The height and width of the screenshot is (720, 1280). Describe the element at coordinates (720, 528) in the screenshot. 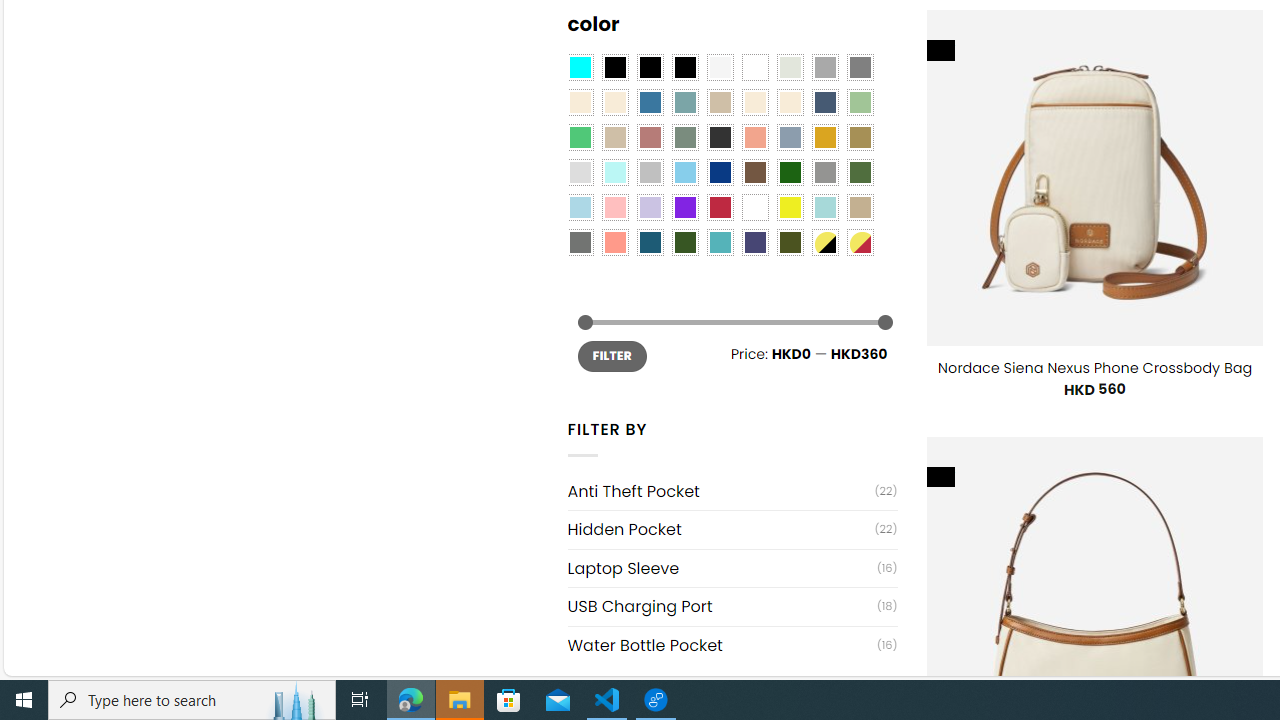

I see `'Hidden Pocket'` at that location.